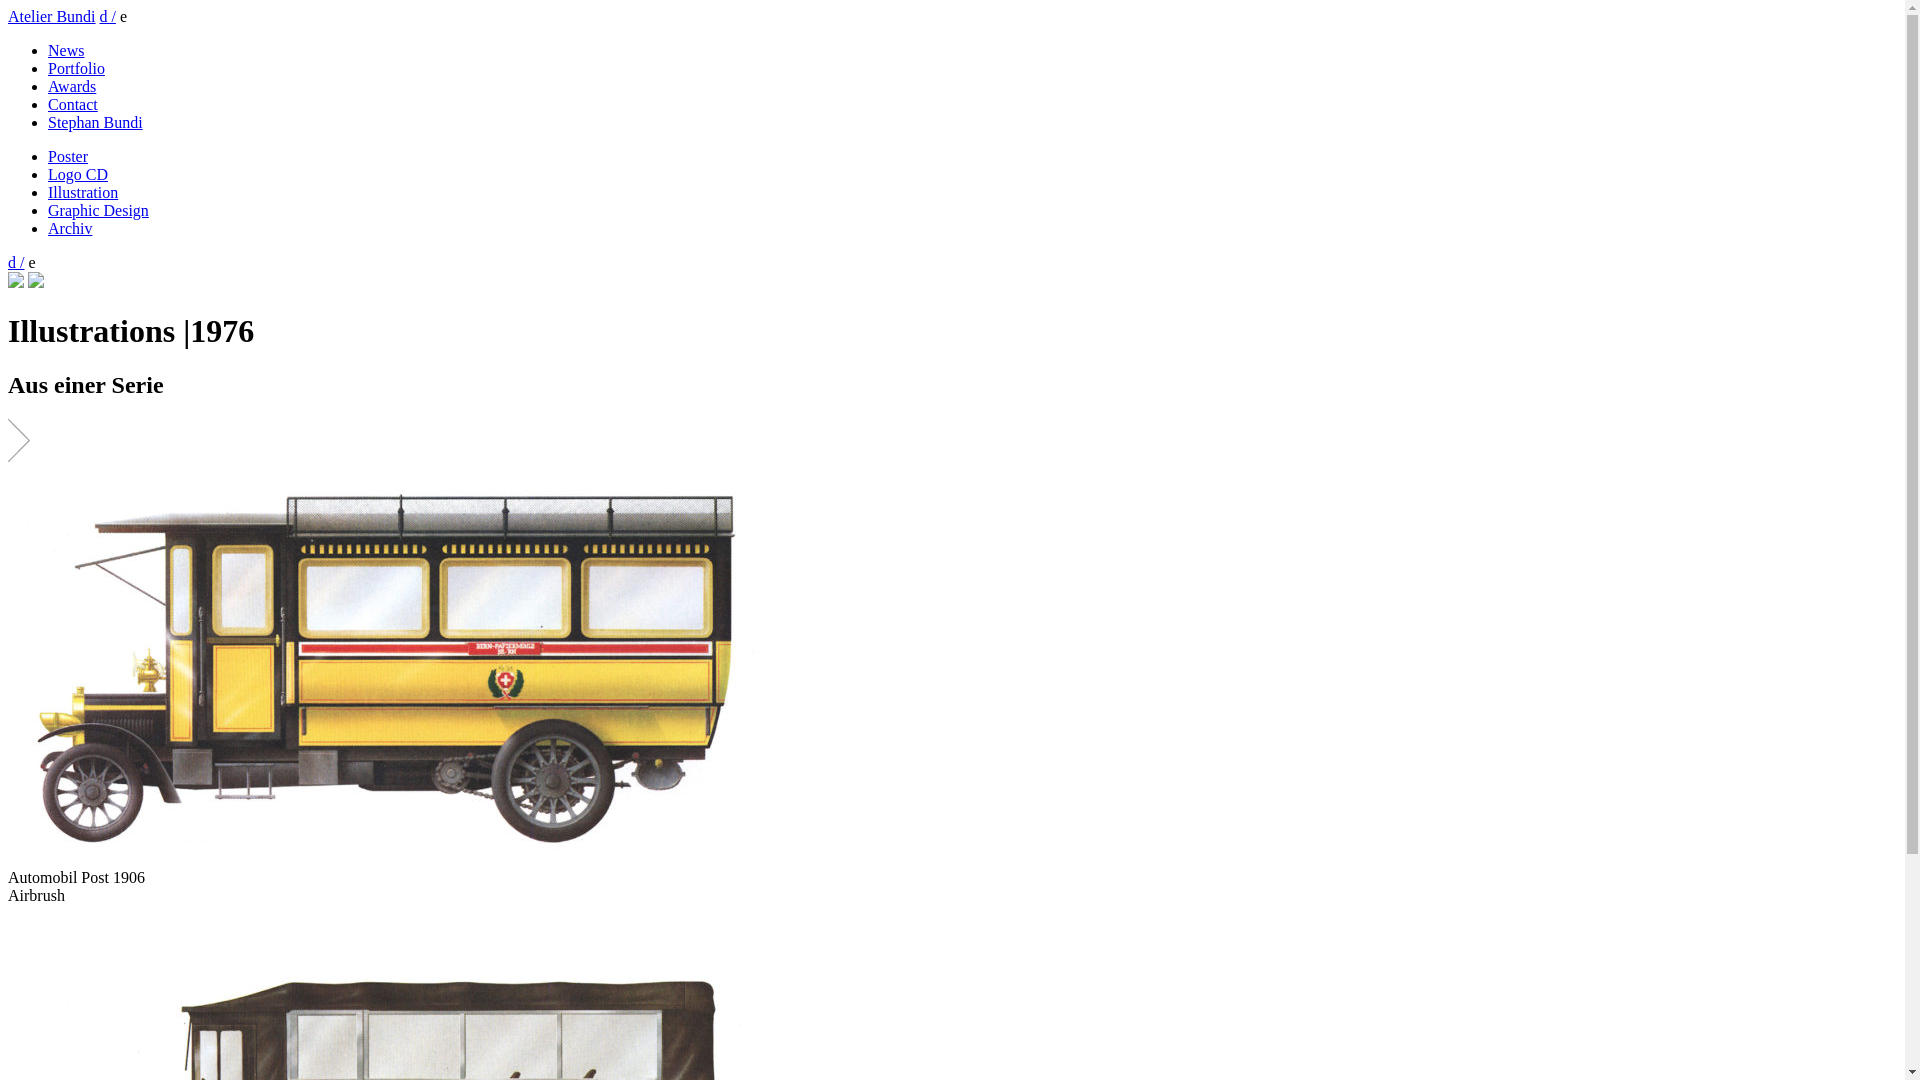  I want to click on 'Stephan Bundi', so click(48, 122).